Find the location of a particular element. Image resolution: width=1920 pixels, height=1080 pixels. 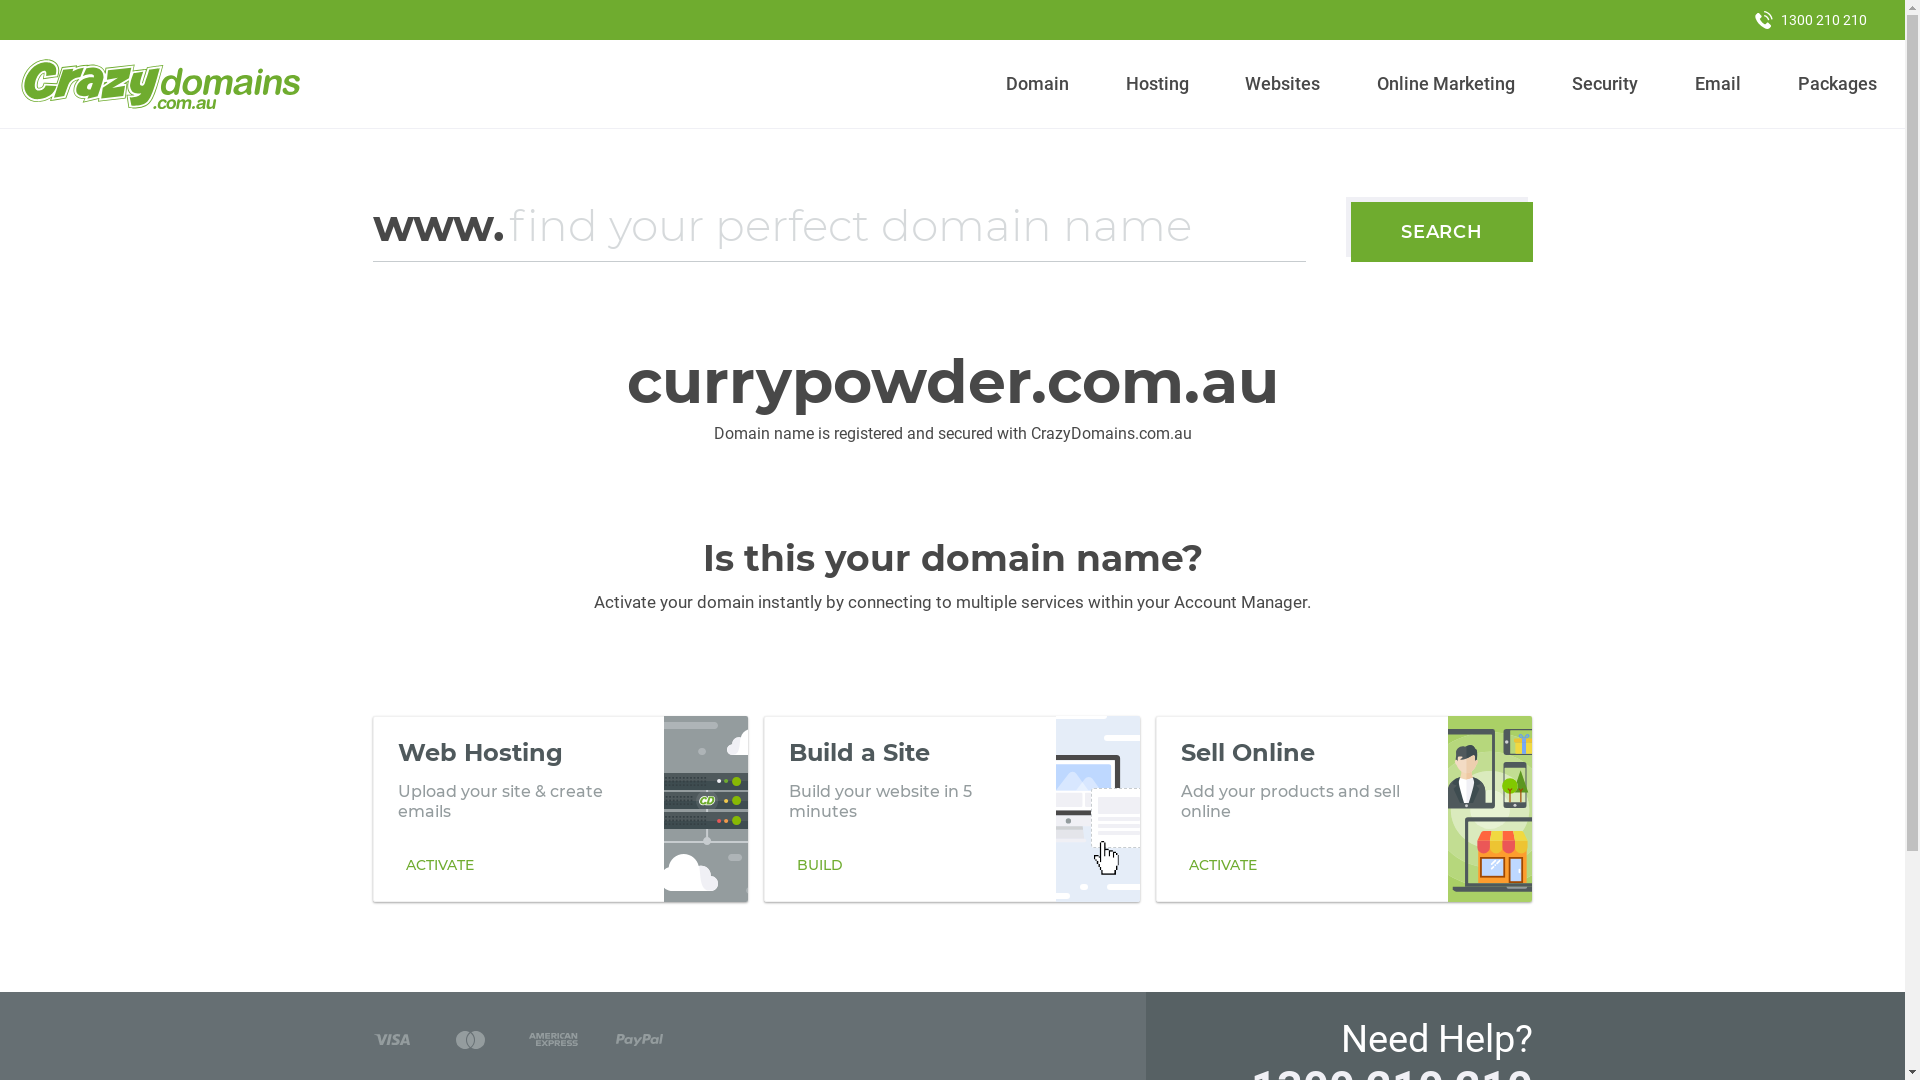

'Websites' is located at coordinates (1282, 83).